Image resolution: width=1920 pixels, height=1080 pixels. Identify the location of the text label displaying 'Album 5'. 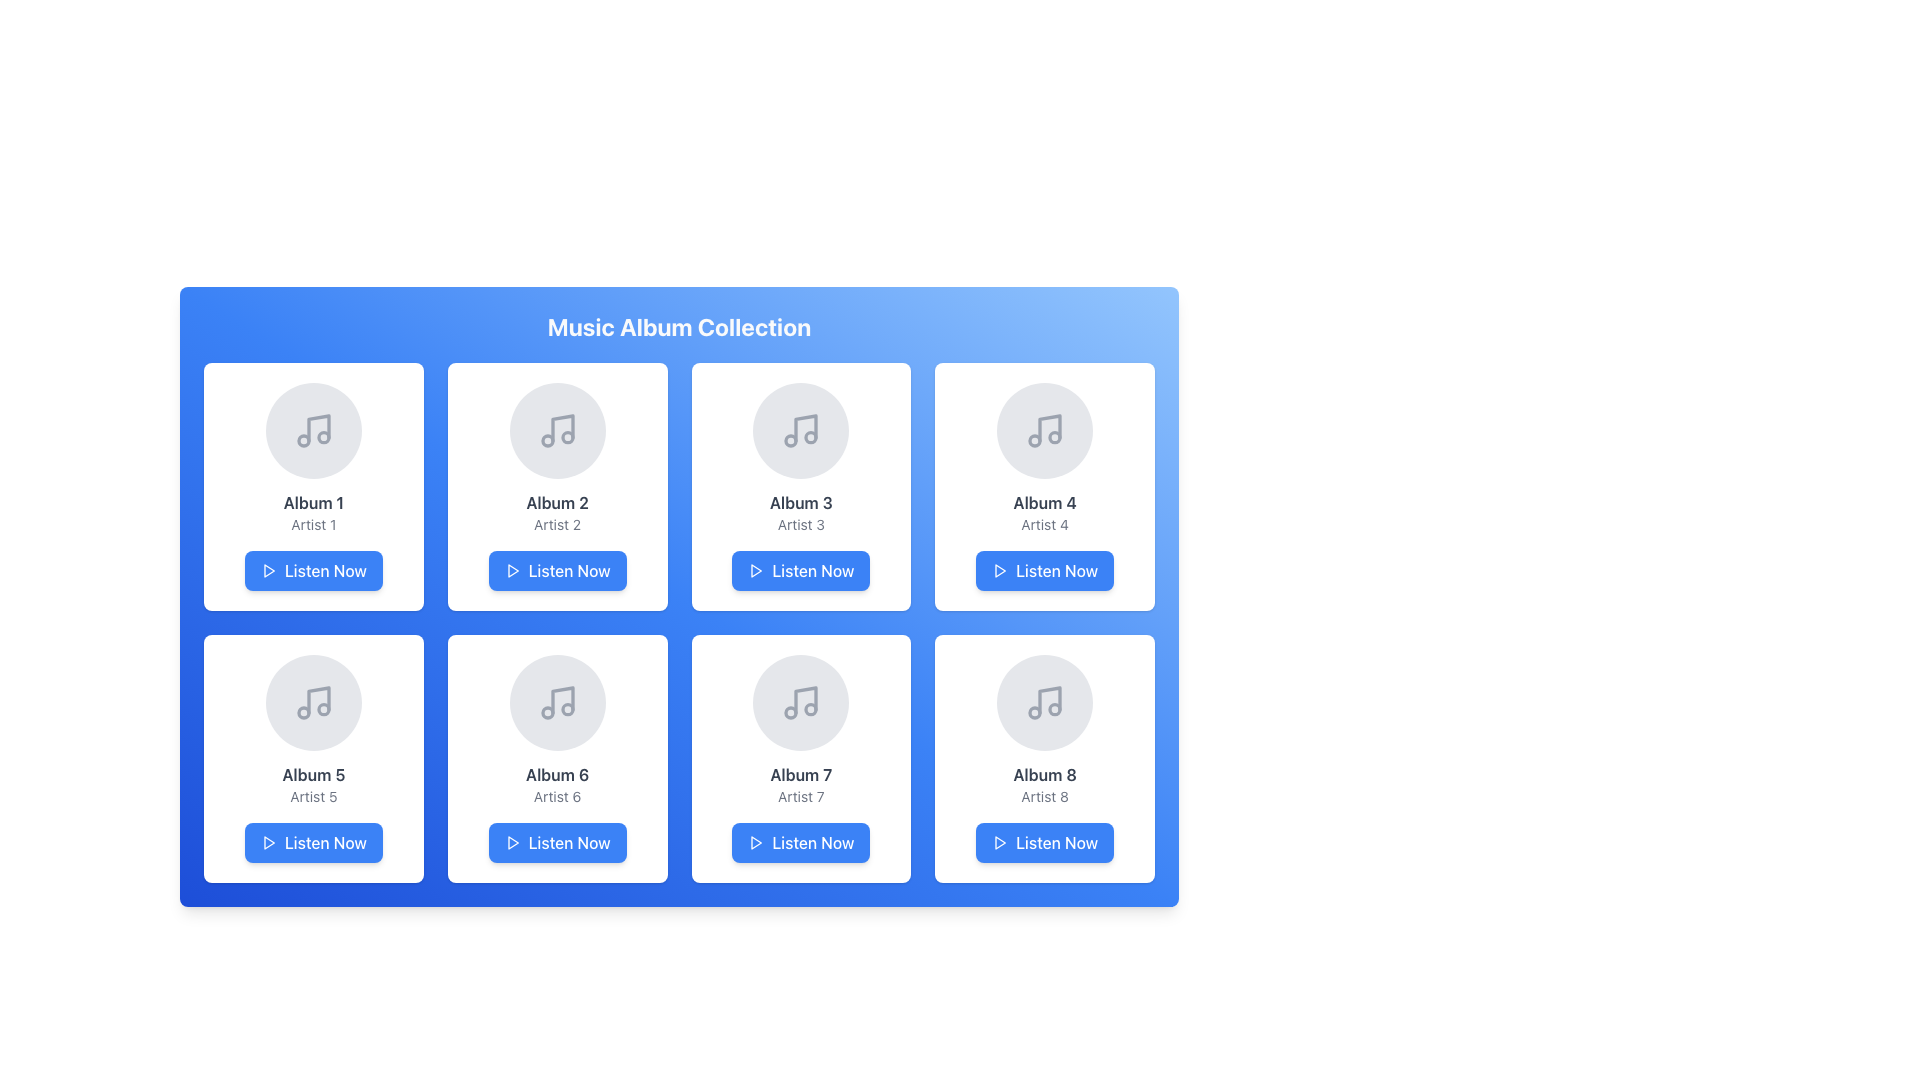
(312, 774).